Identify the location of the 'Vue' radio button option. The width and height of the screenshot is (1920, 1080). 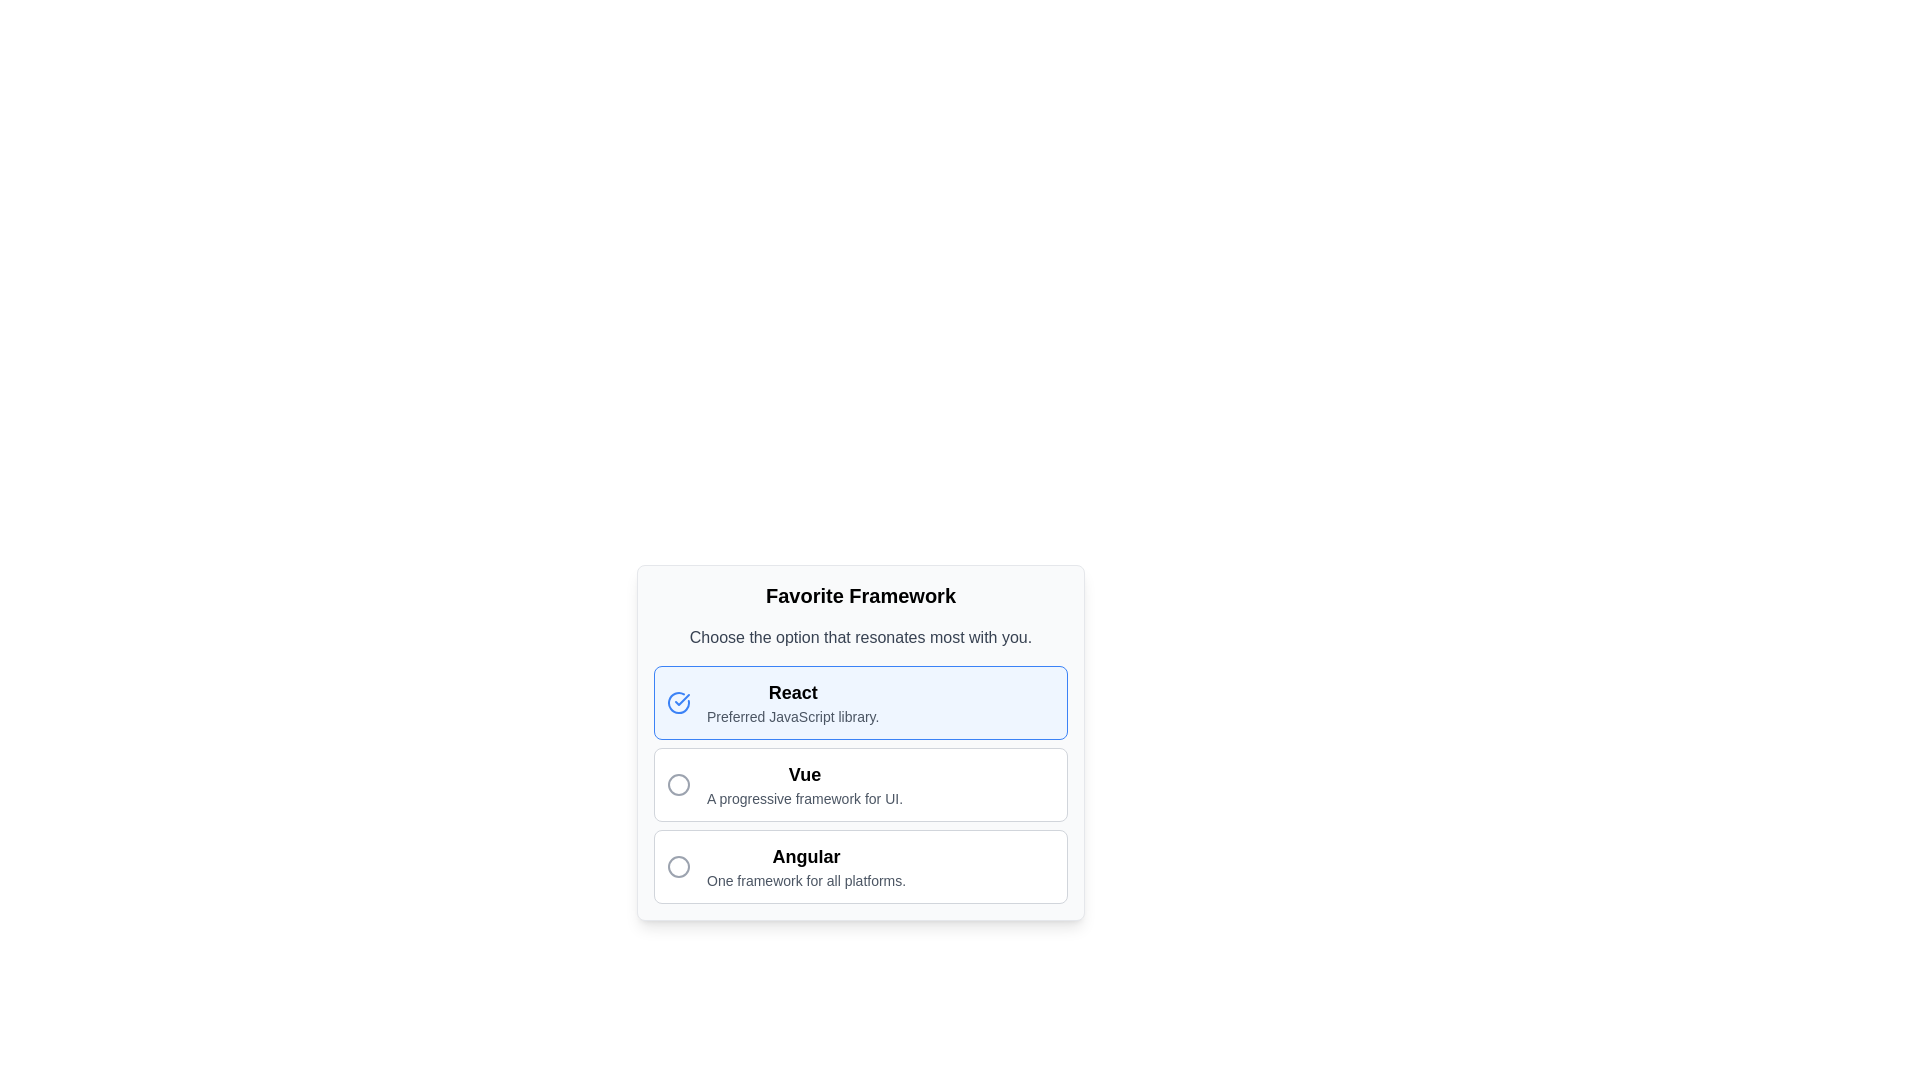
(860, 784).